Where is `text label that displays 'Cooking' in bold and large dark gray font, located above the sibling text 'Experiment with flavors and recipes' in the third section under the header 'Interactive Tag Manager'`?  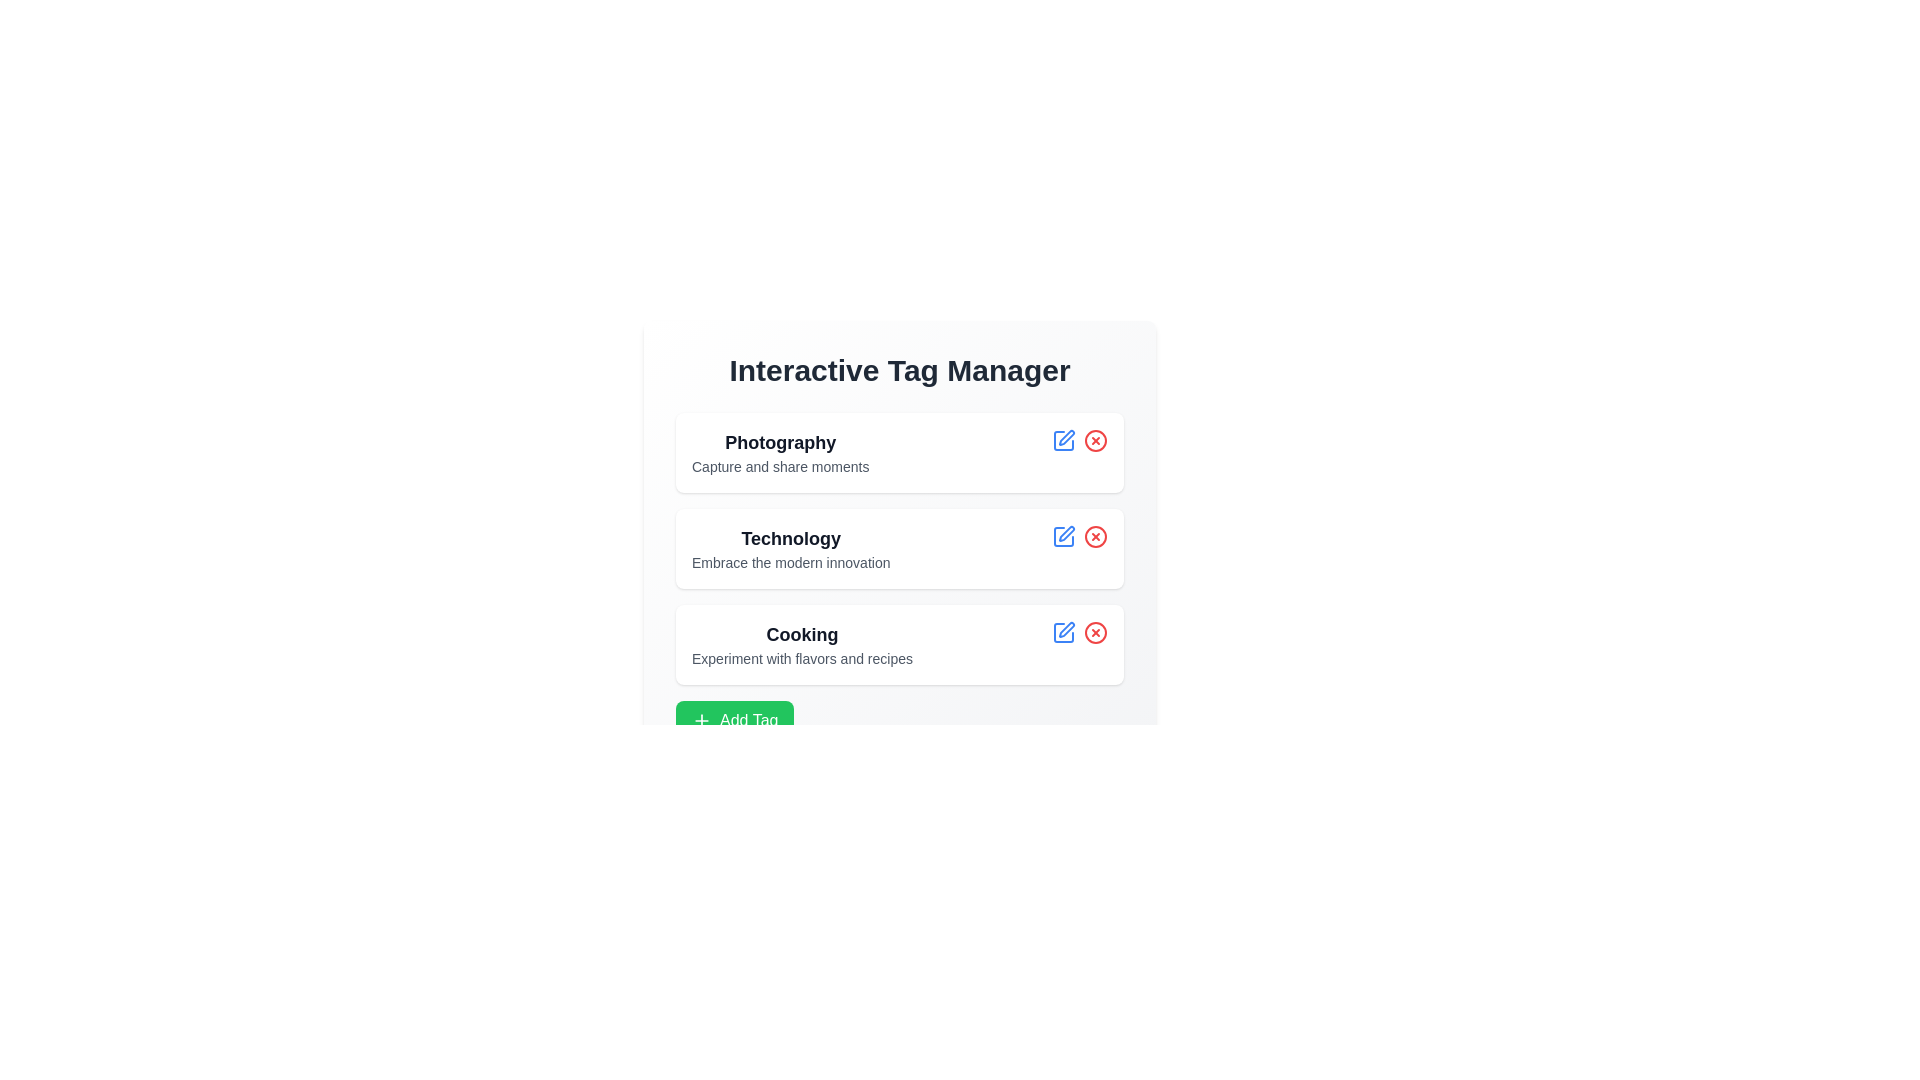 text label that displays 'Cooking' in bold and large dark gray font, located above the sibling text 'Experiment with flavors and recipes' in the third section under the header 'Interactive Tag Manager' is located at coordinates (802, 635).